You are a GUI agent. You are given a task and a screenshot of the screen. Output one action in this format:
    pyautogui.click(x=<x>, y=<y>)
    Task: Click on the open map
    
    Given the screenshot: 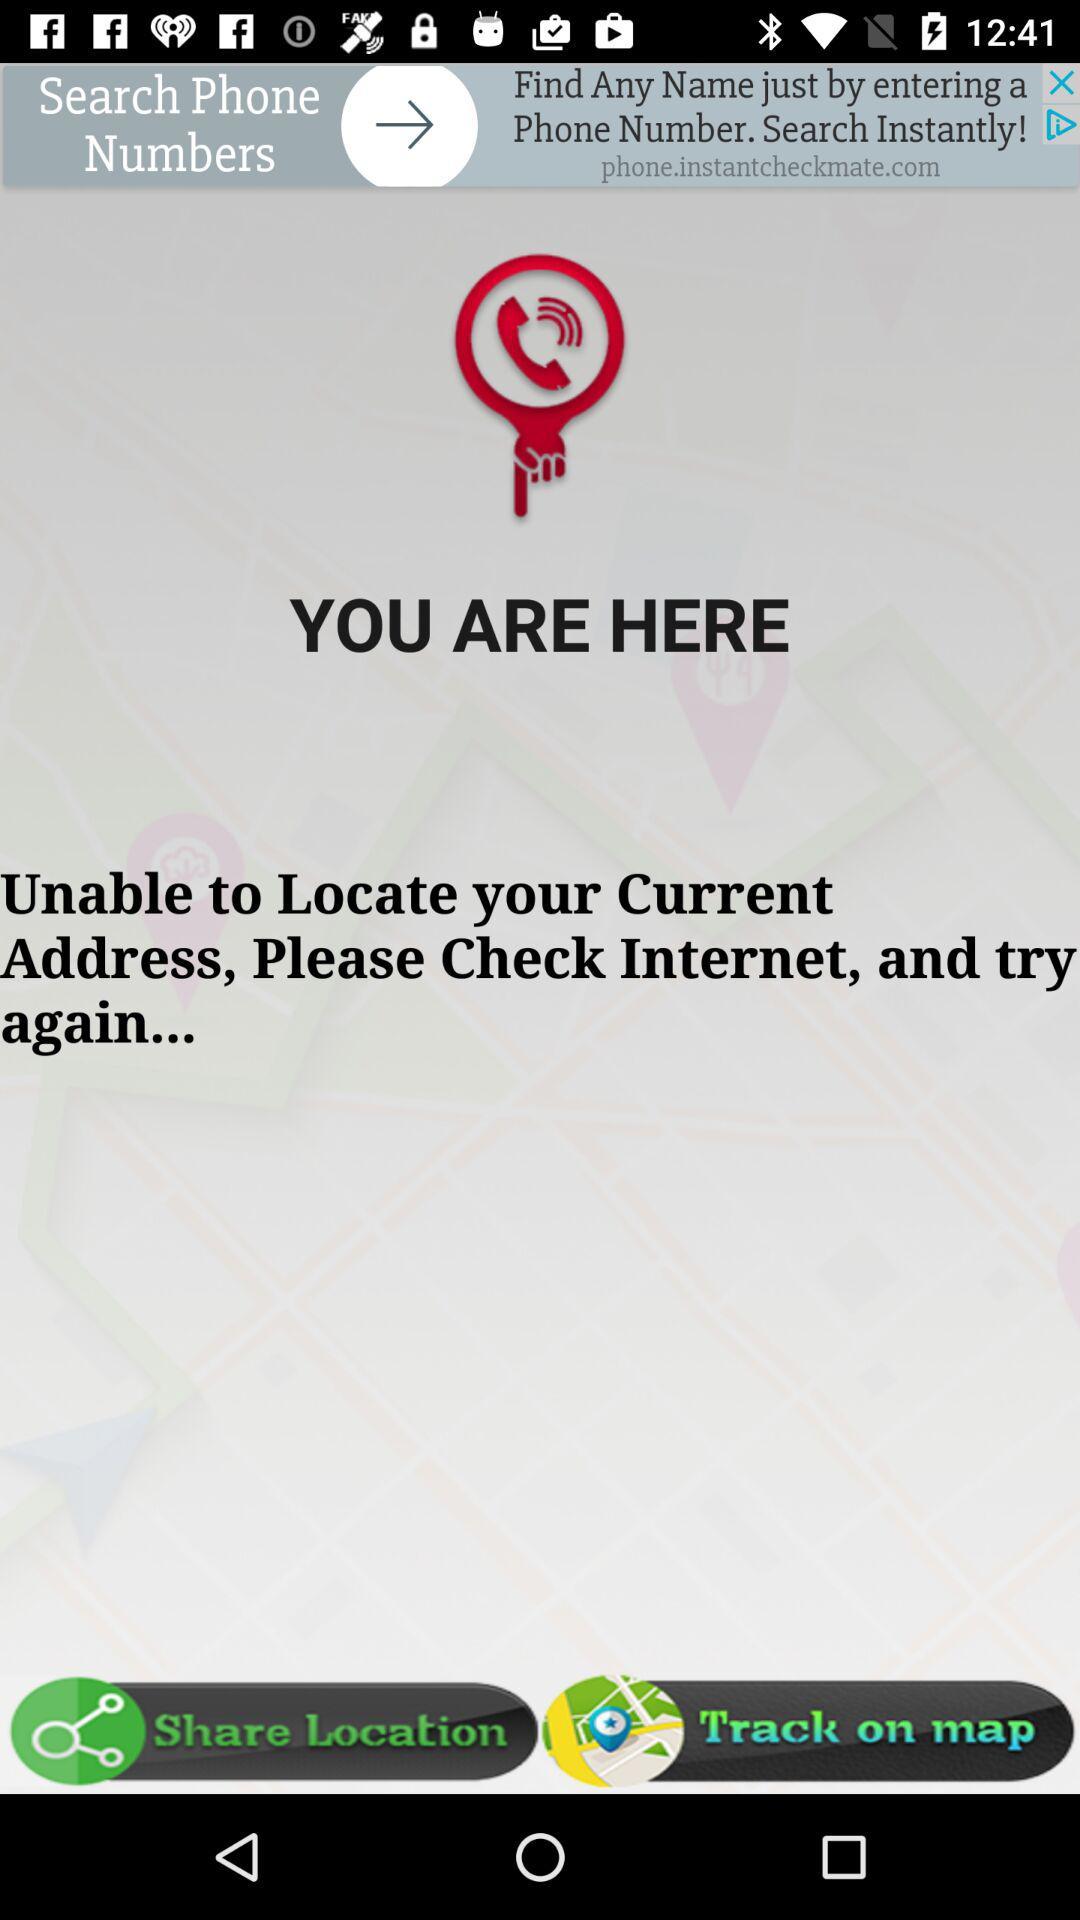 What is the action you would take?
    pyautogui.click(x=810, y=1730)
    